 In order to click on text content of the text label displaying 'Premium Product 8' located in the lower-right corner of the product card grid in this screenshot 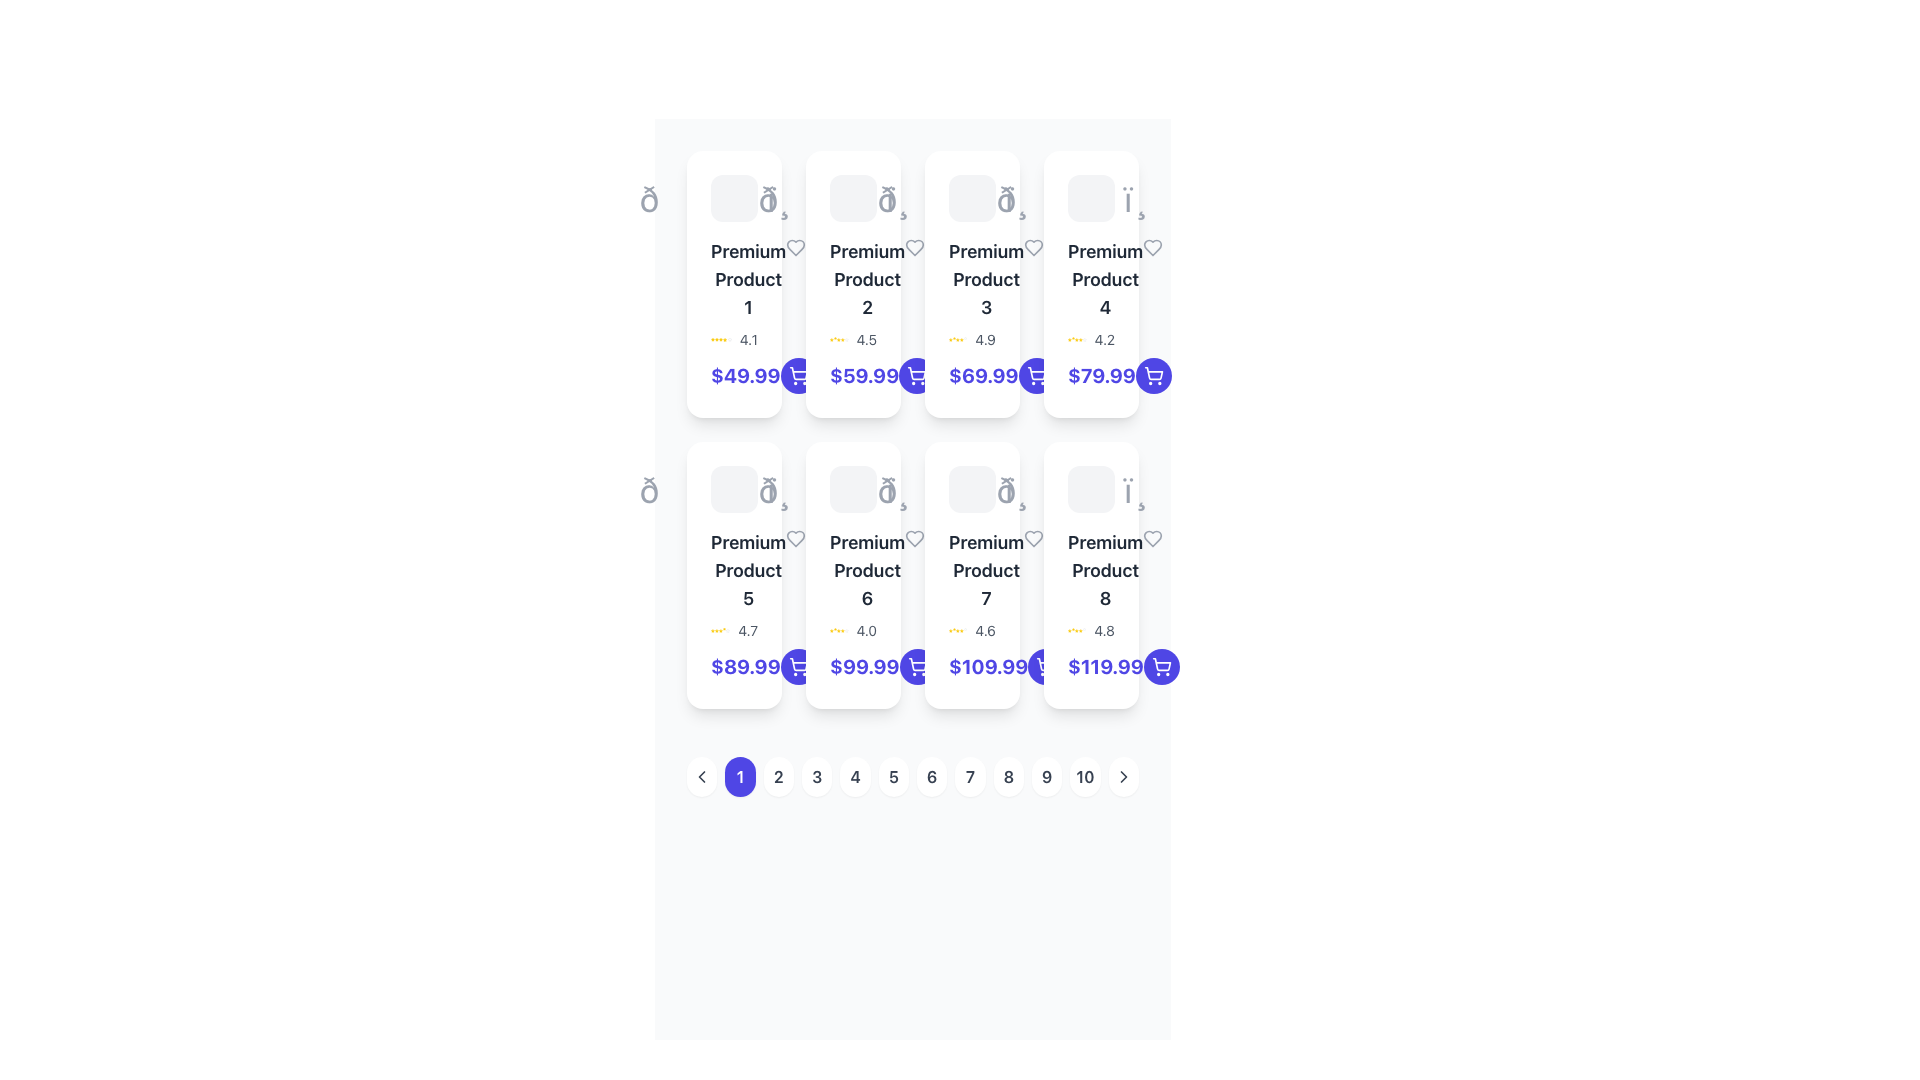, I will do `click(1104, 570)`.